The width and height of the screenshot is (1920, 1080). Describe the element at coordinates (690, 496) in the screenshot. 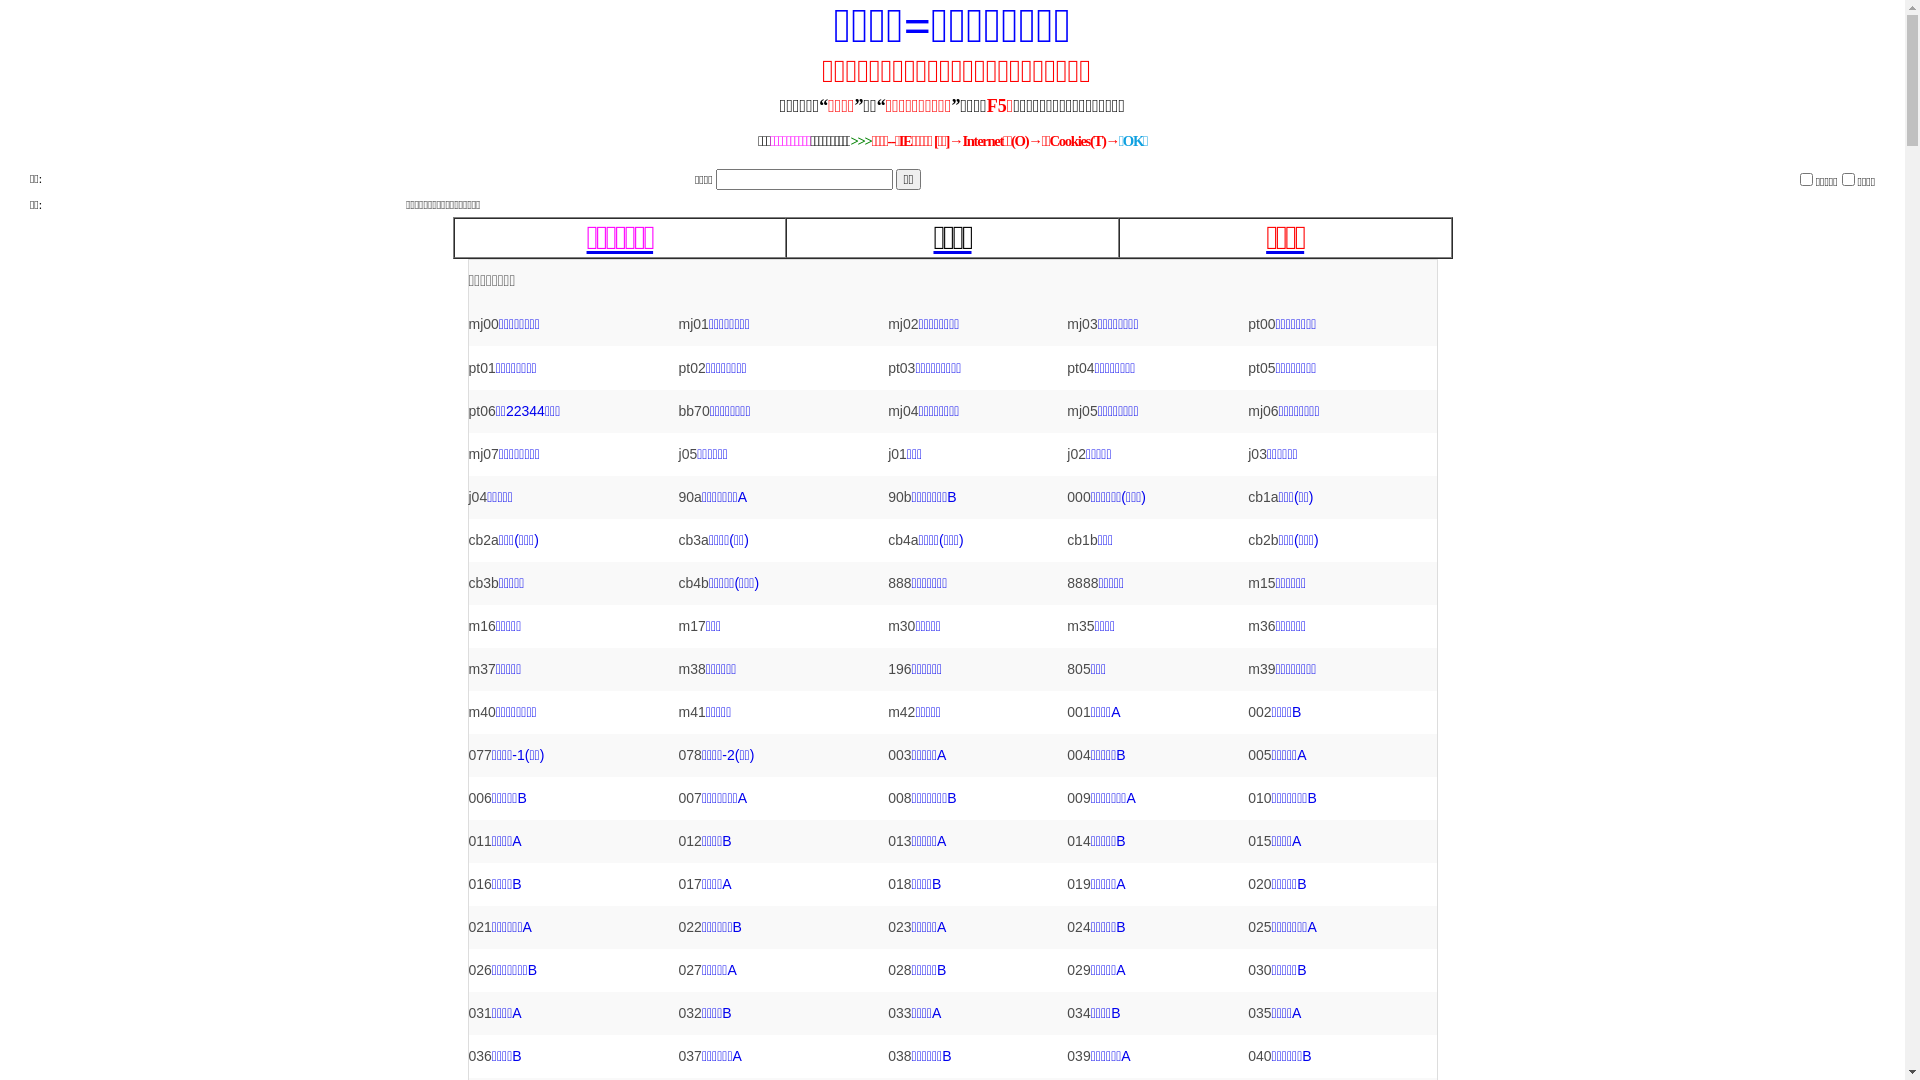

I see `'90a'` at that location.